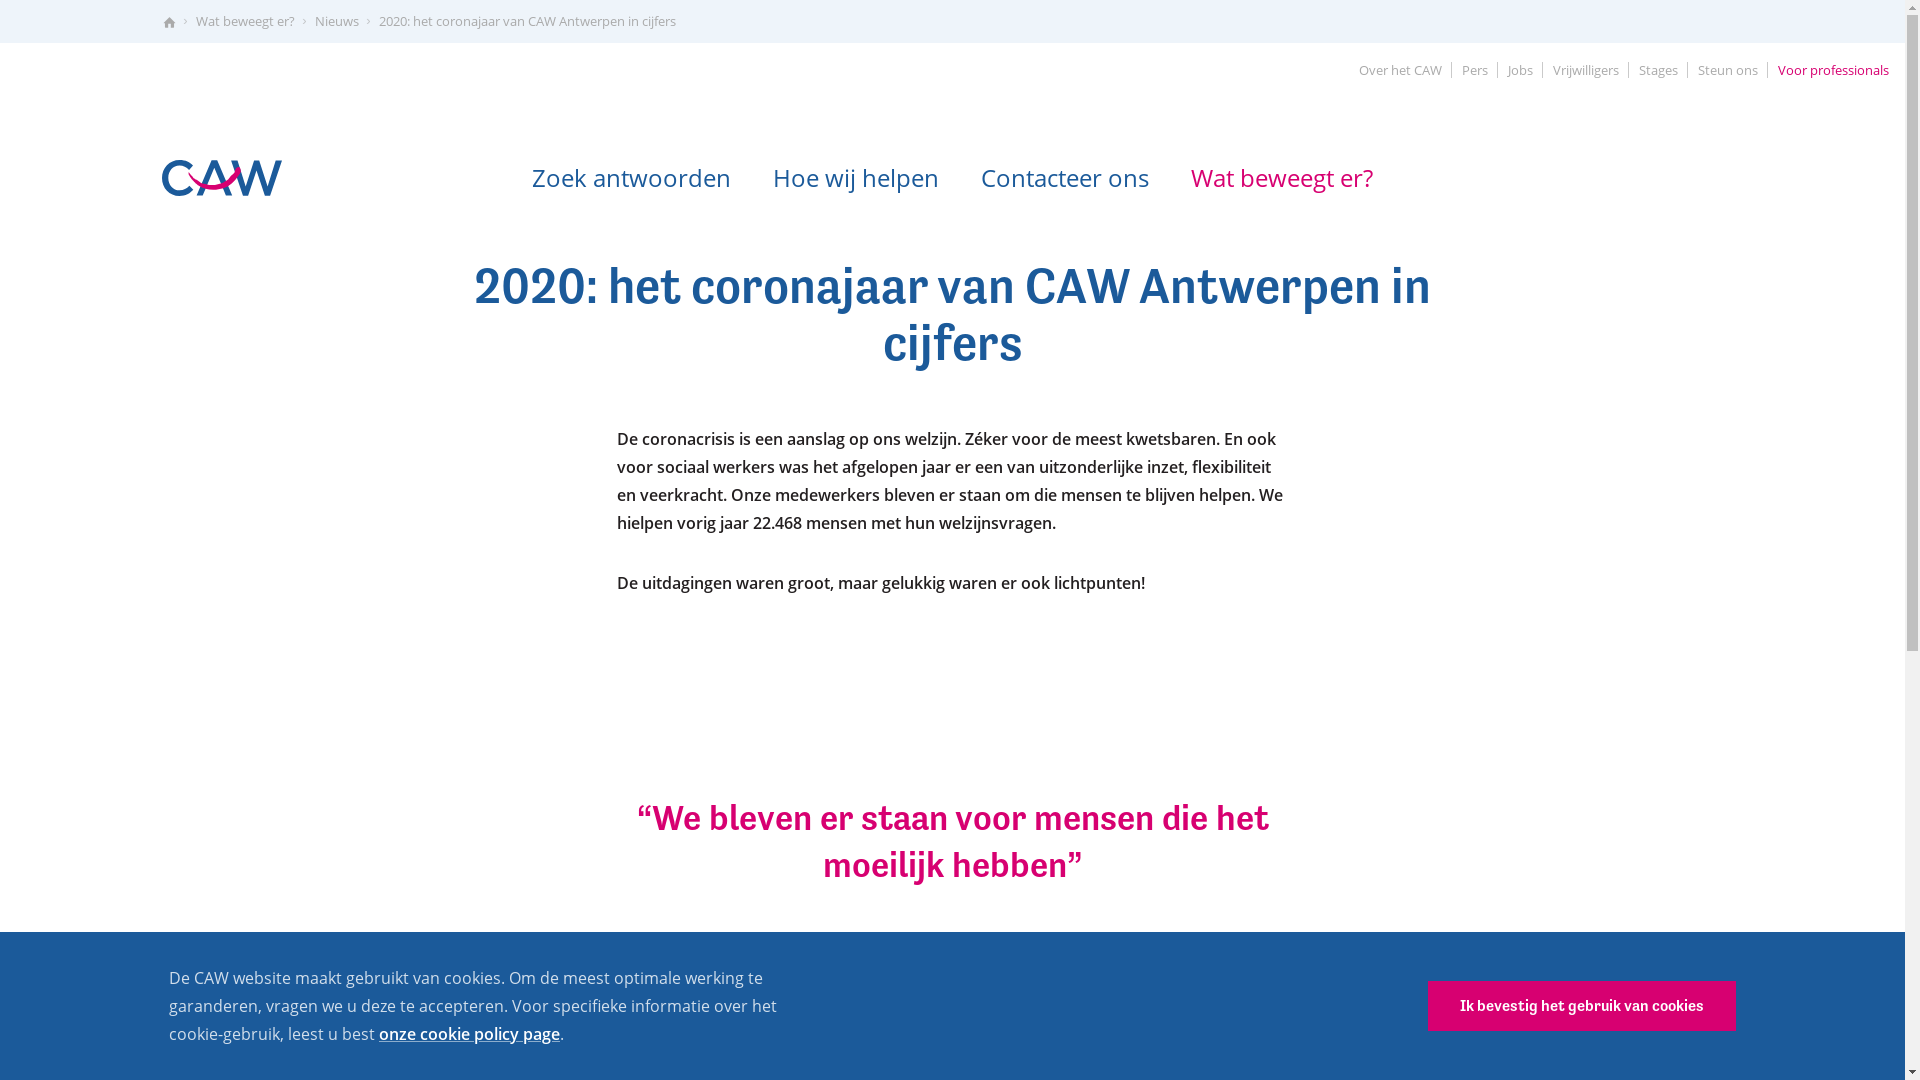 The image size is (1920, 1080). Describe the element at coordinates (1399, 69) in the screenshot. I see `'Over het CAW'` at that location.